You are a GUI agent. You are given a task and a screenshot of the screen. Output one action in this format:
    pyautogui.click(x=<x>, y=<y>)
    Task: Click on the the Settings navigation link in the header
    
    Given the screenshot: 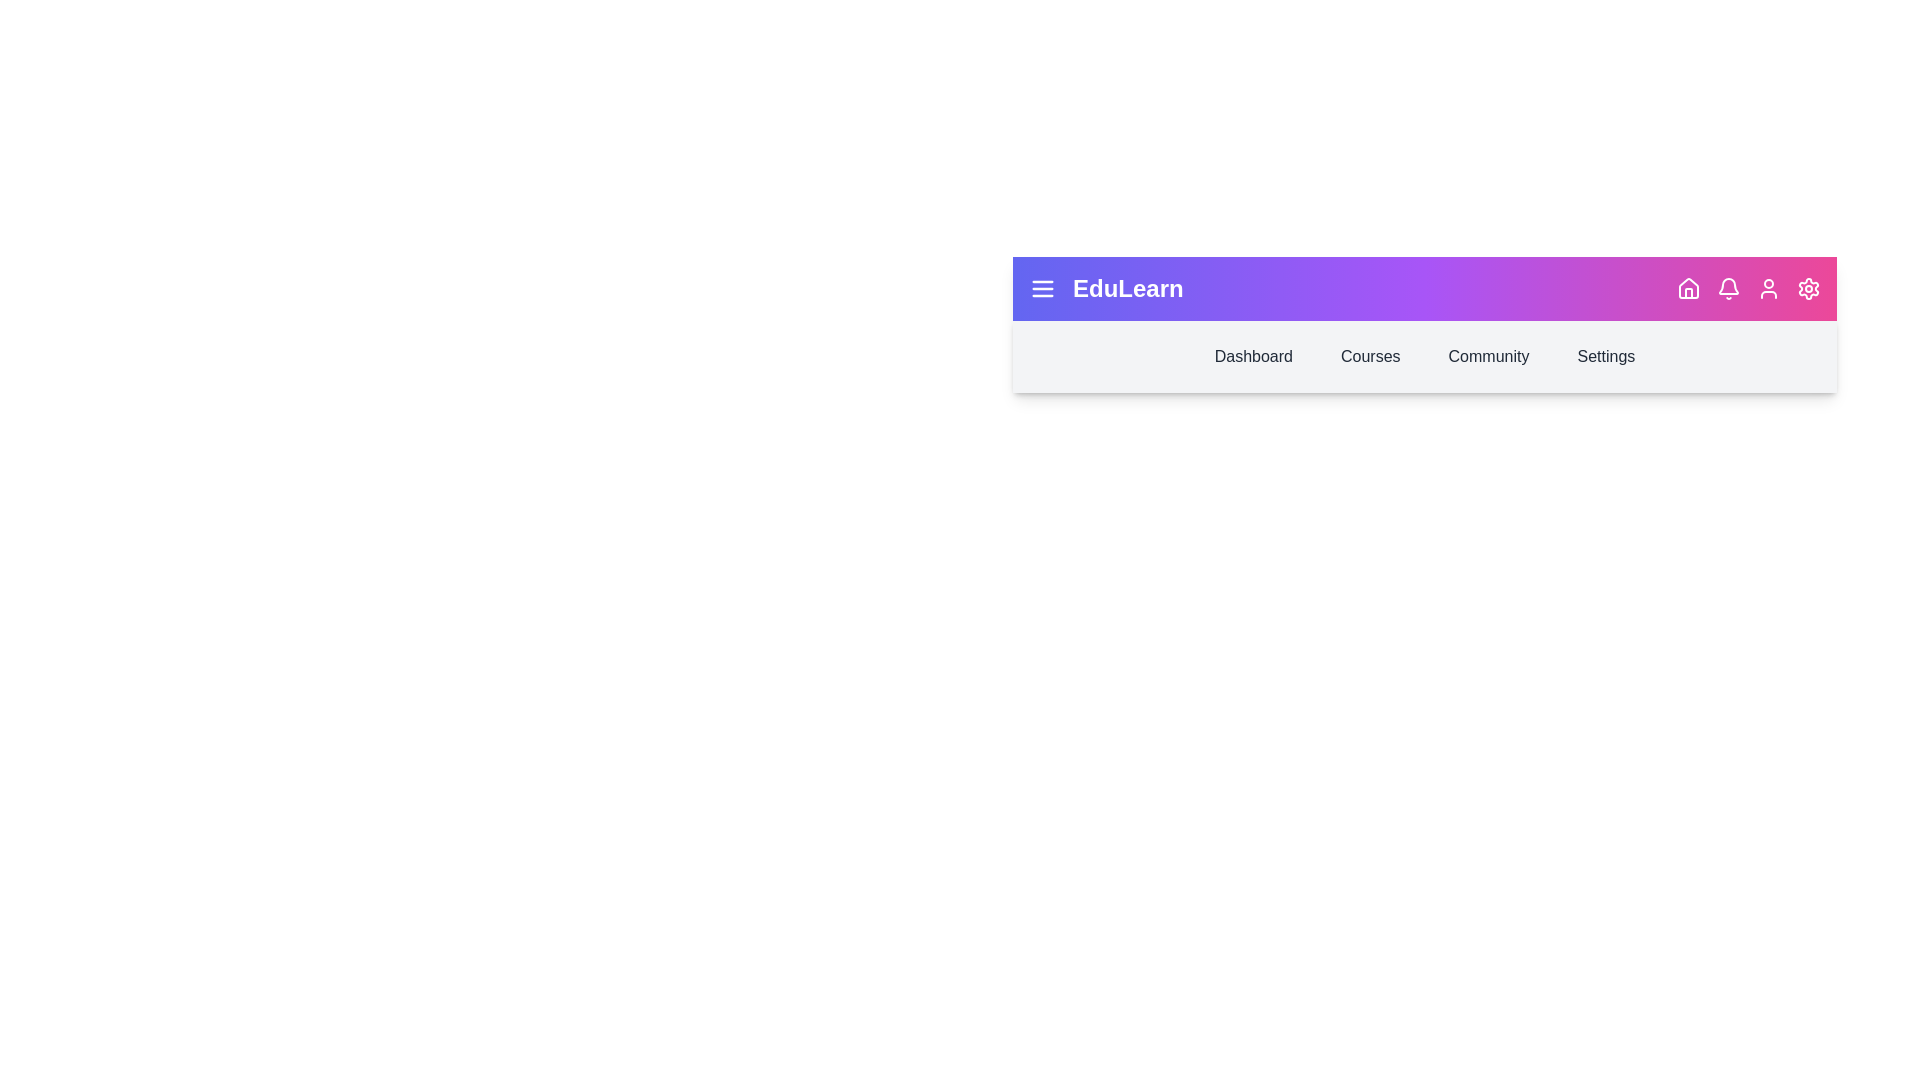 What is the action you would take?
    pyautogui.click(x=1606, y=356)
    